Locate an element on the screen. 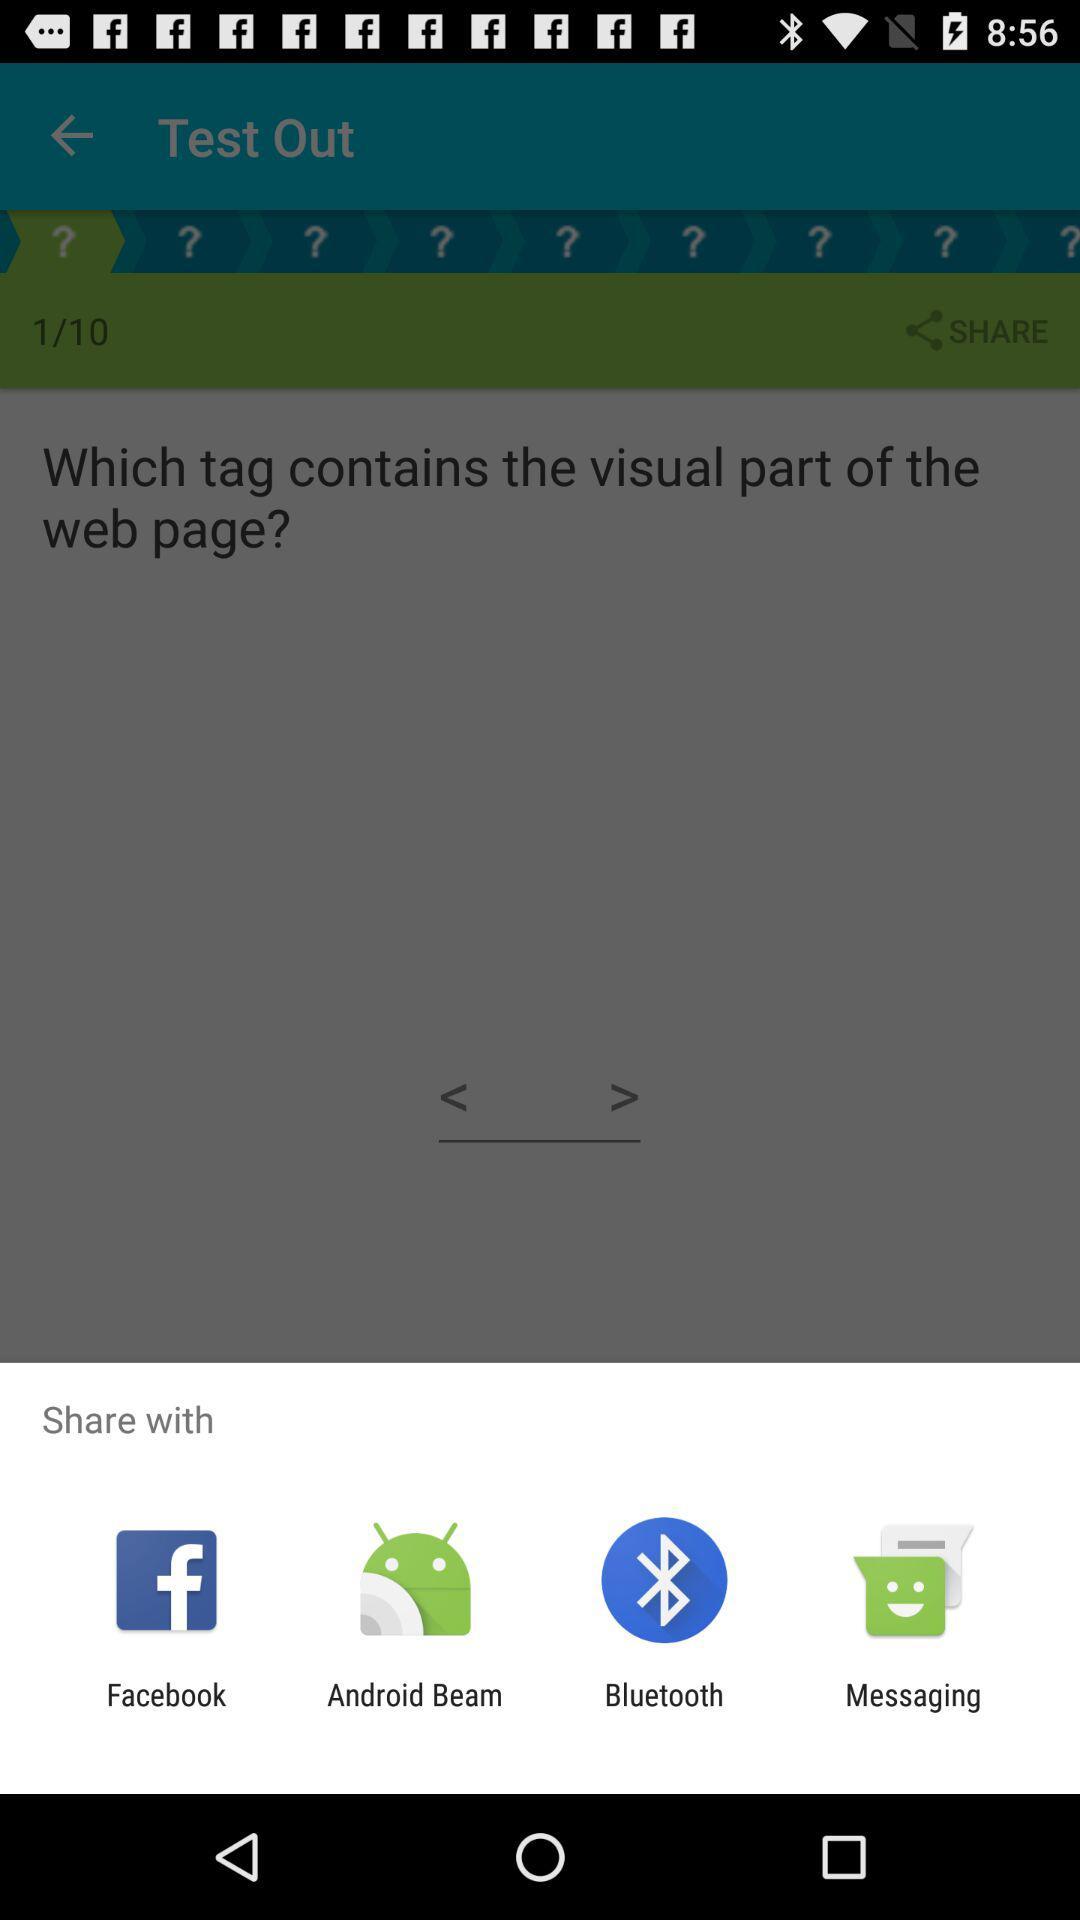 This screenshot has height=1920, width=1080. icon next to facebook app is located at coordinates (414, 1711).